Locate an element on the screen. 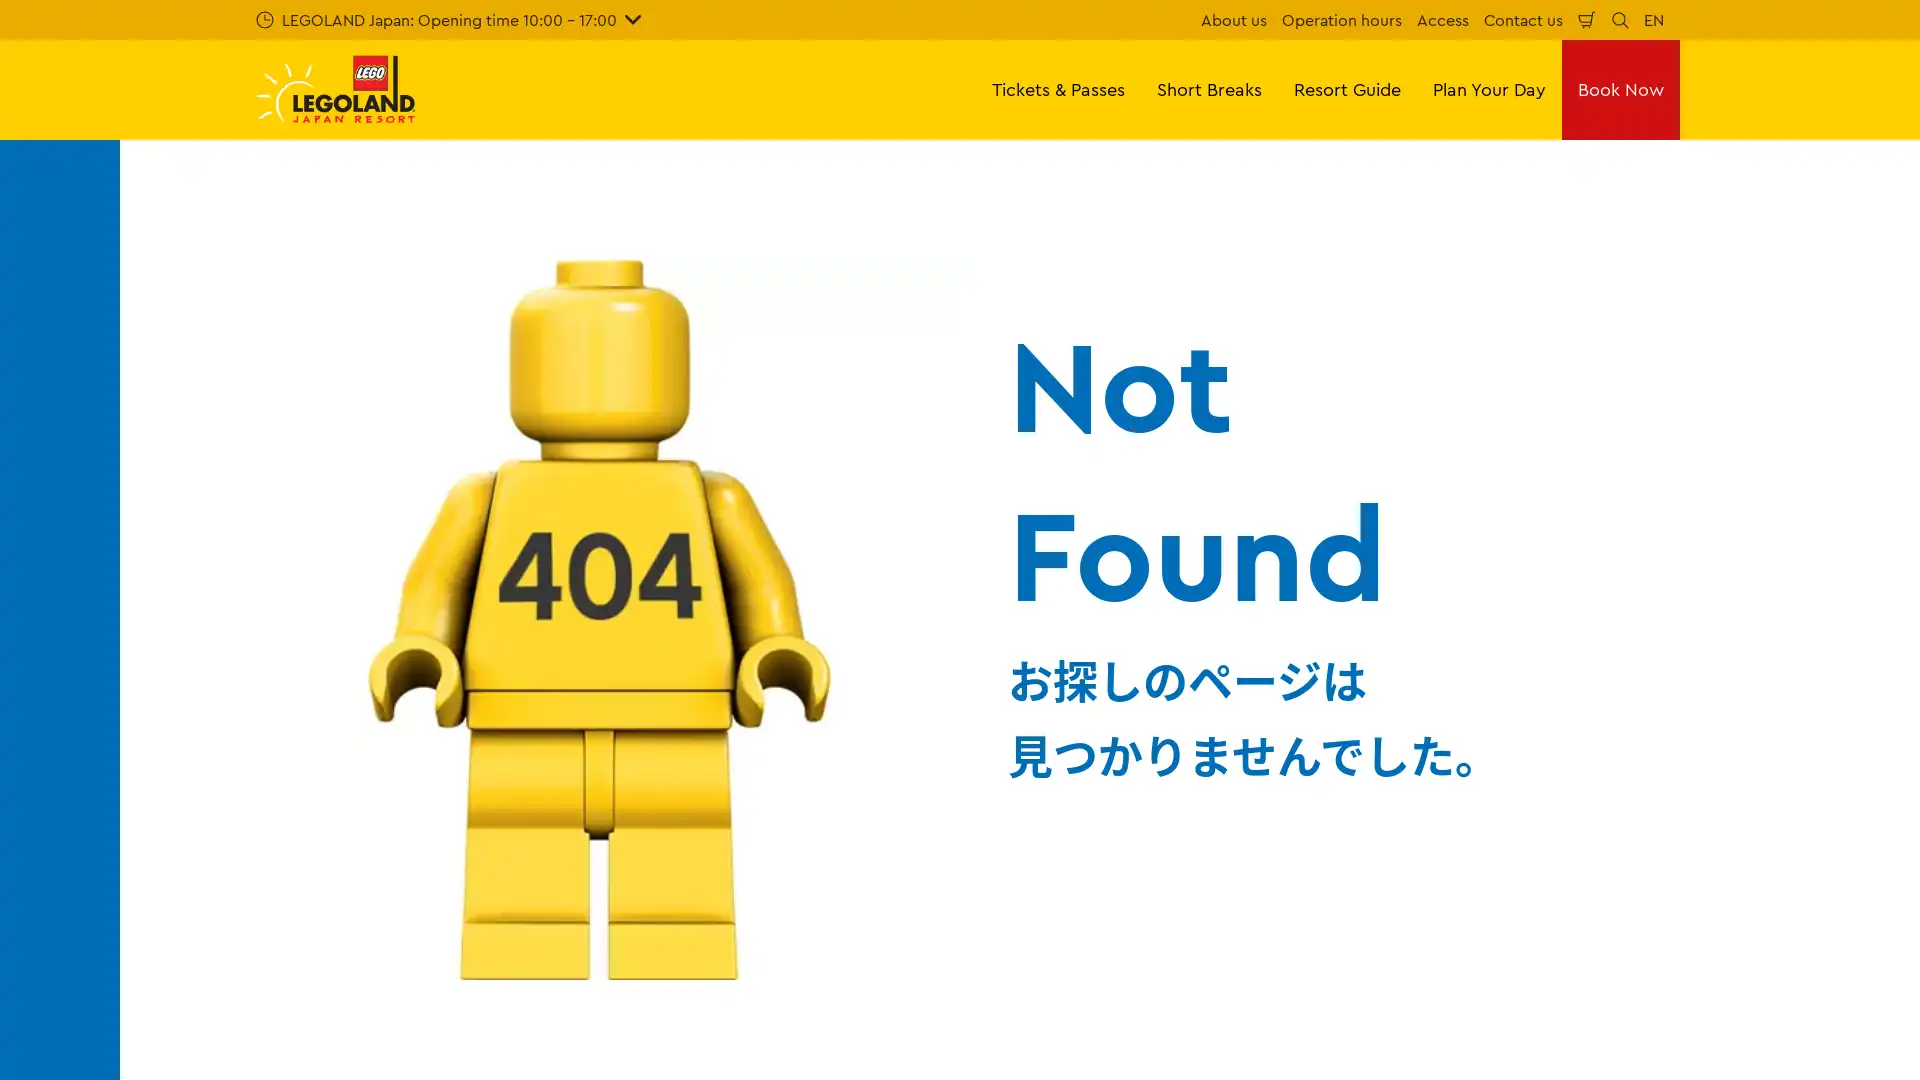 This screenshot has height=1080, width=1920. Plan Your Day is located at coordinates (1489, 88).